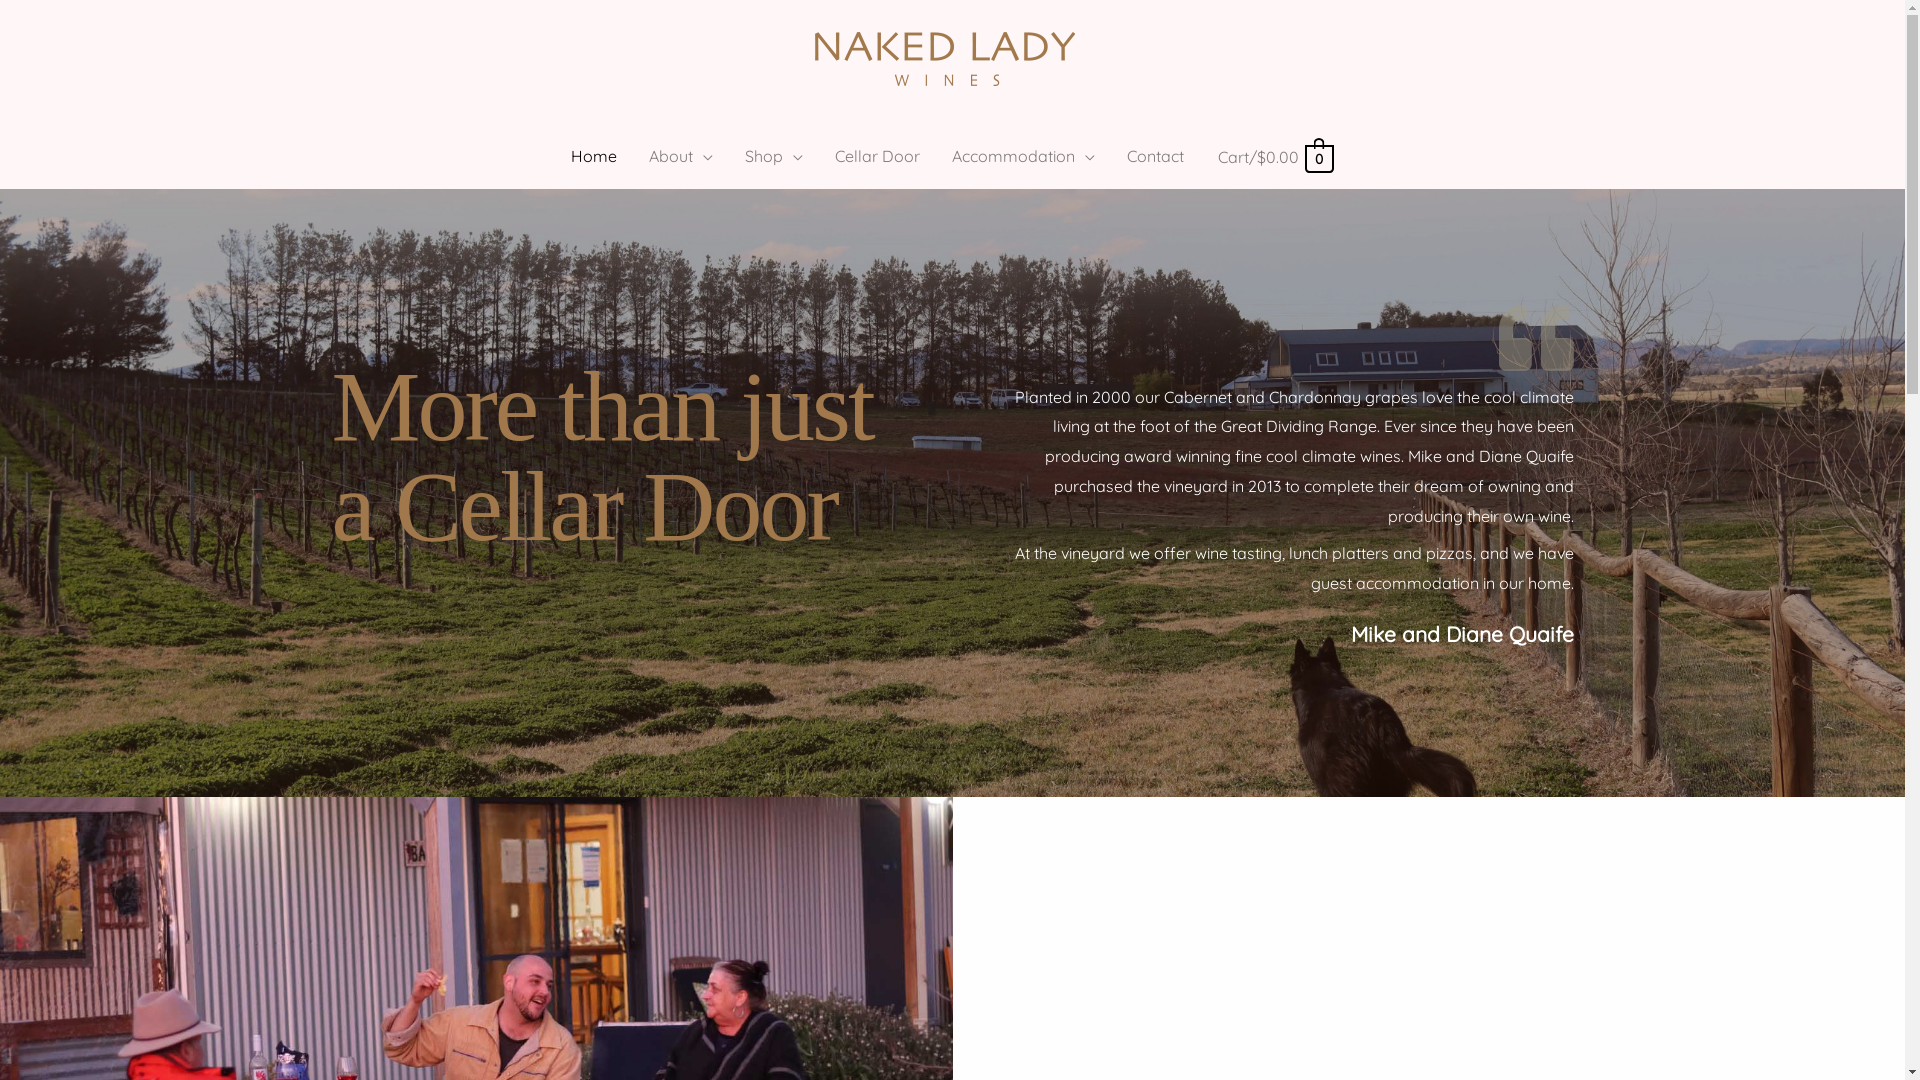  I want to click on 'Shop', so click(728, 154).